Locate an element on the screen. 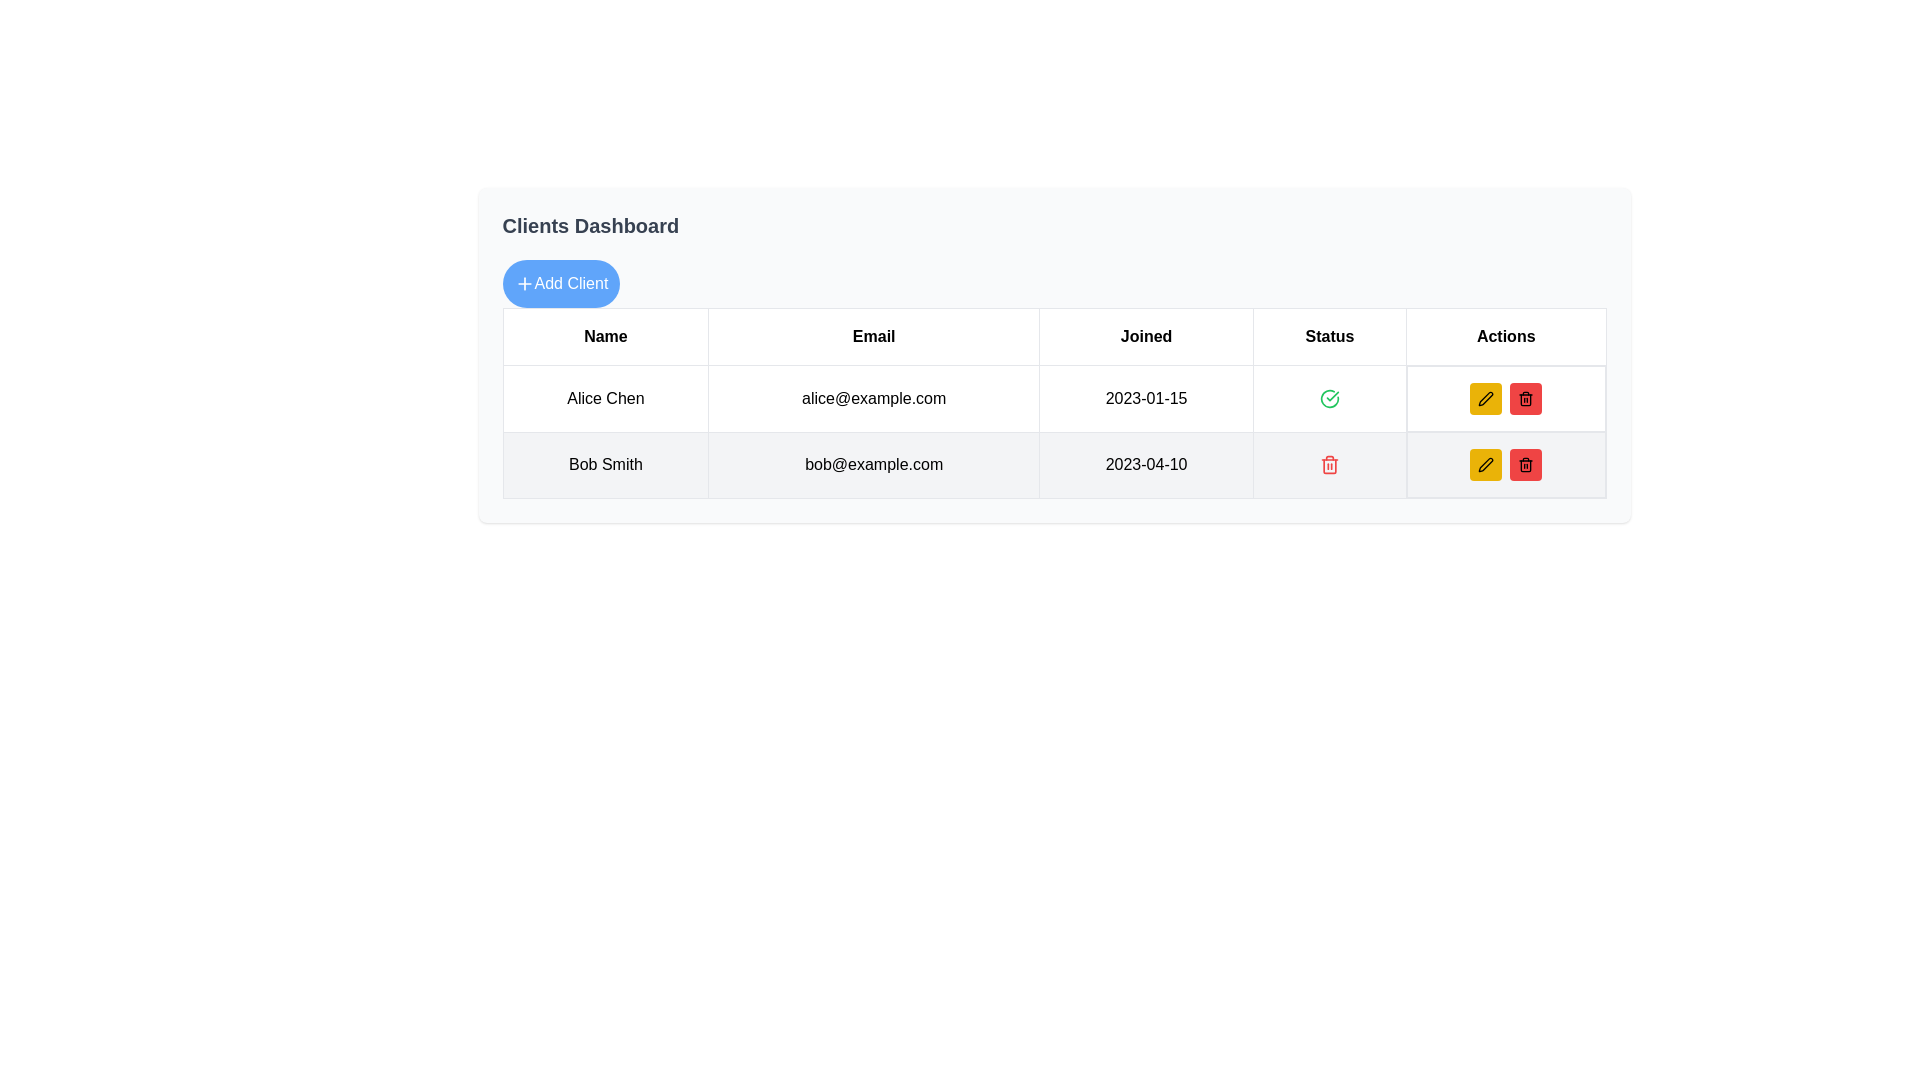  the middle segment of the trash icon in the 'Actions' column for user 'Bob Smith', which represents the delete action is located at coordinates (1525, 400).